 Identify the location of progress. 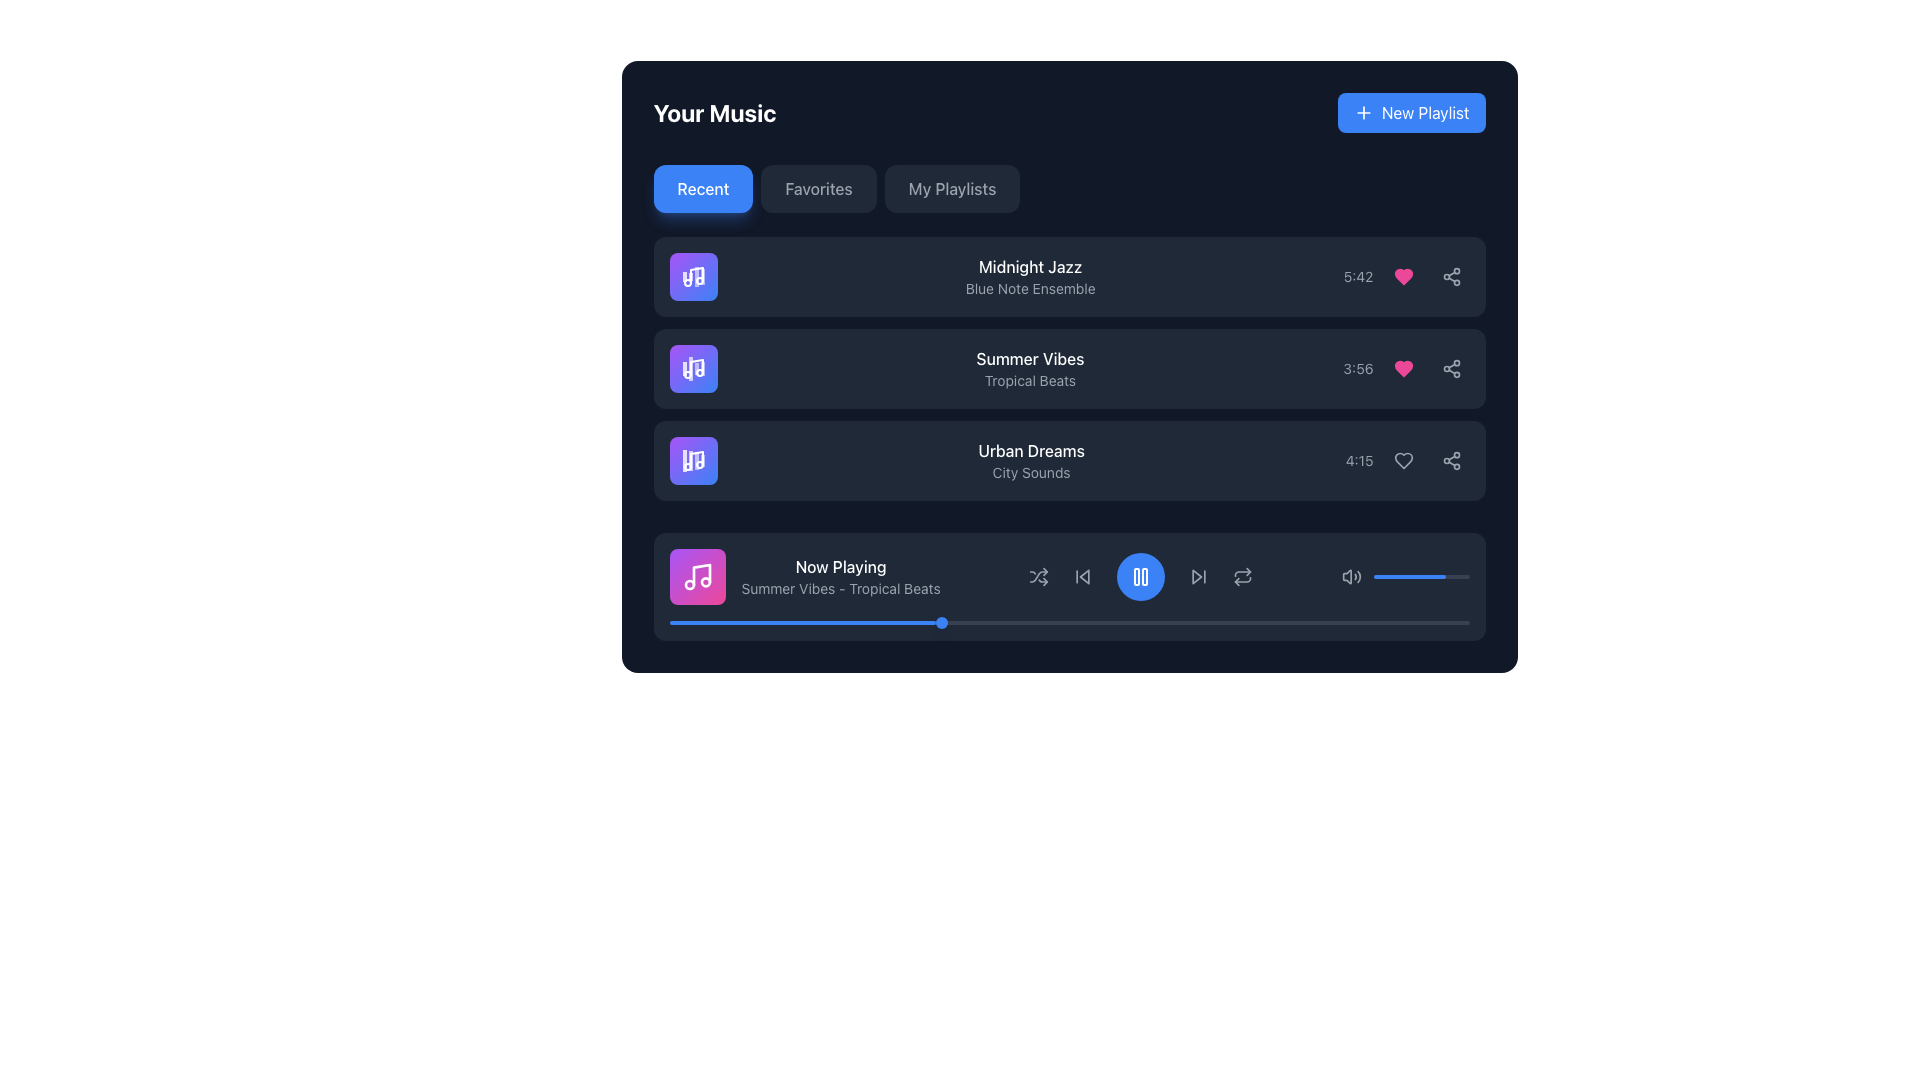
(1228, 622).